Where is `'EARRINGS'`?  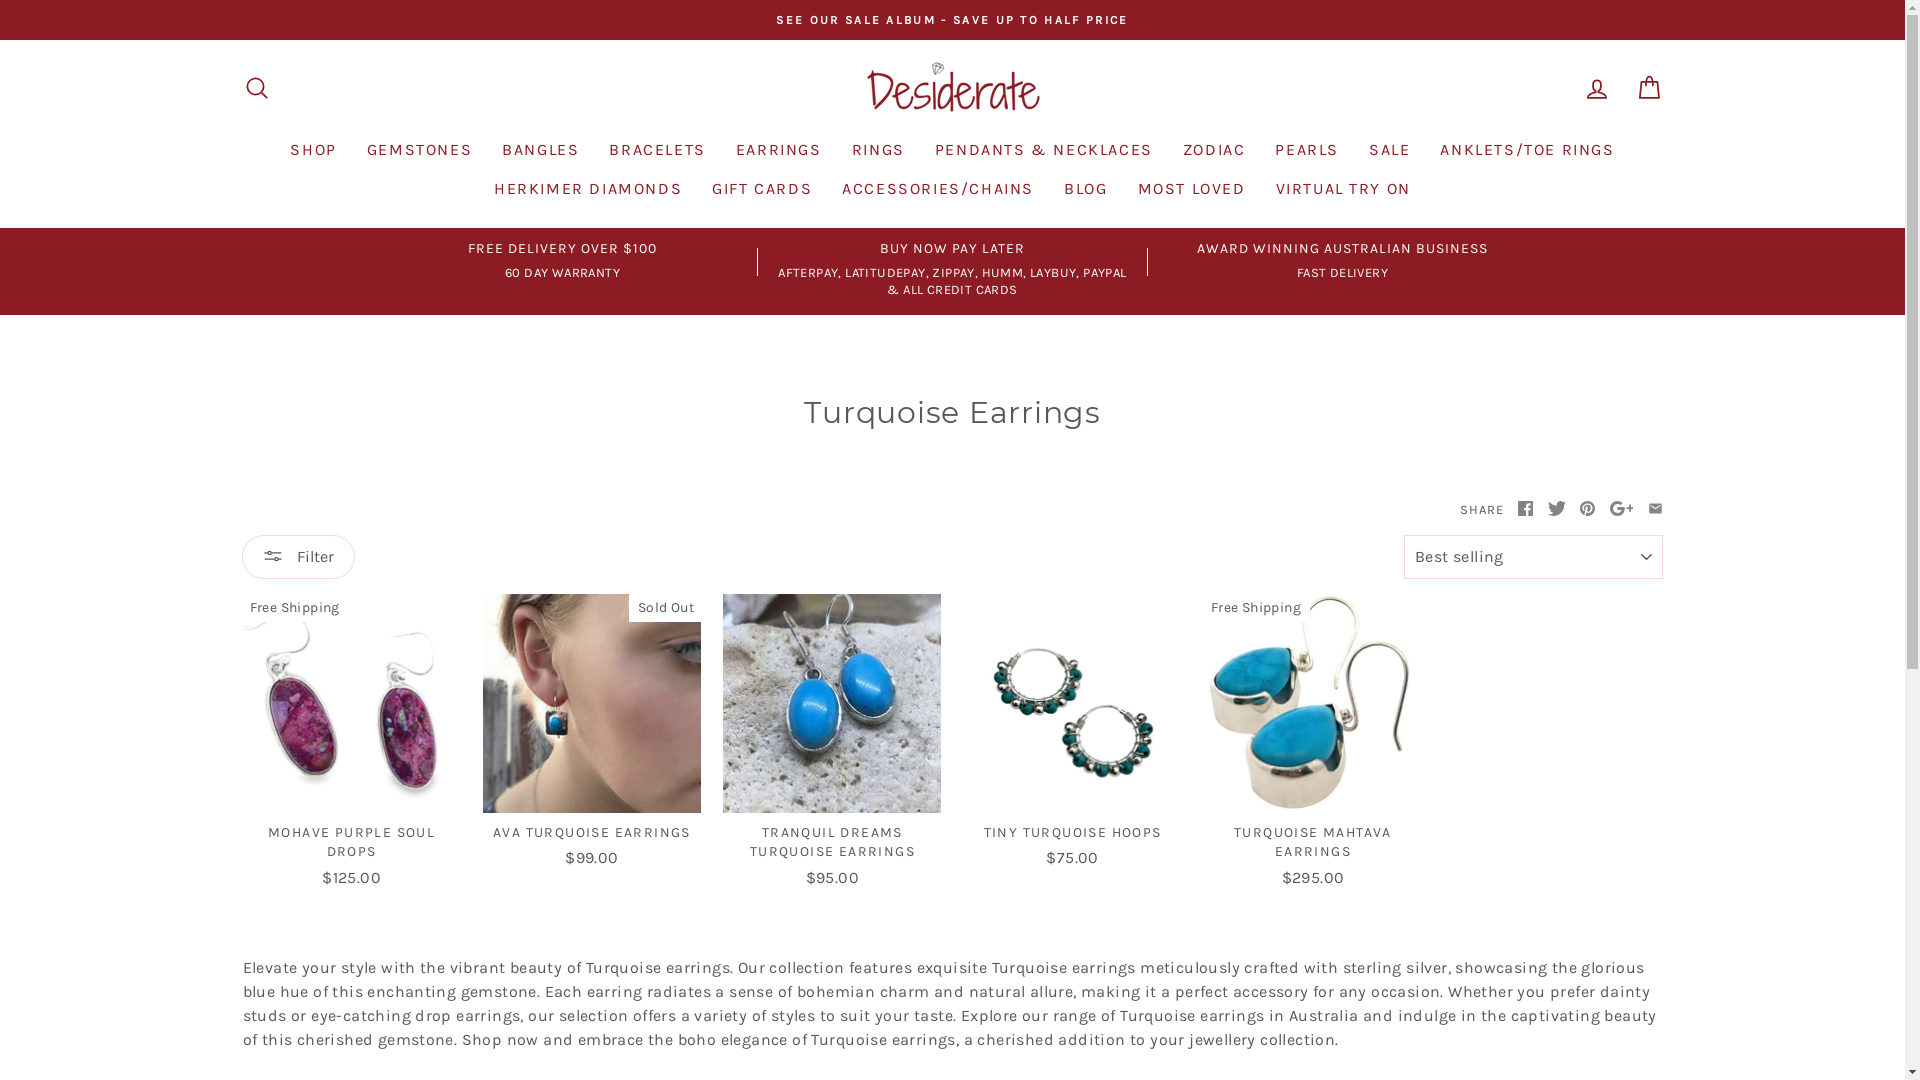
'EARRINGS' is located at coordinates (777, 148).